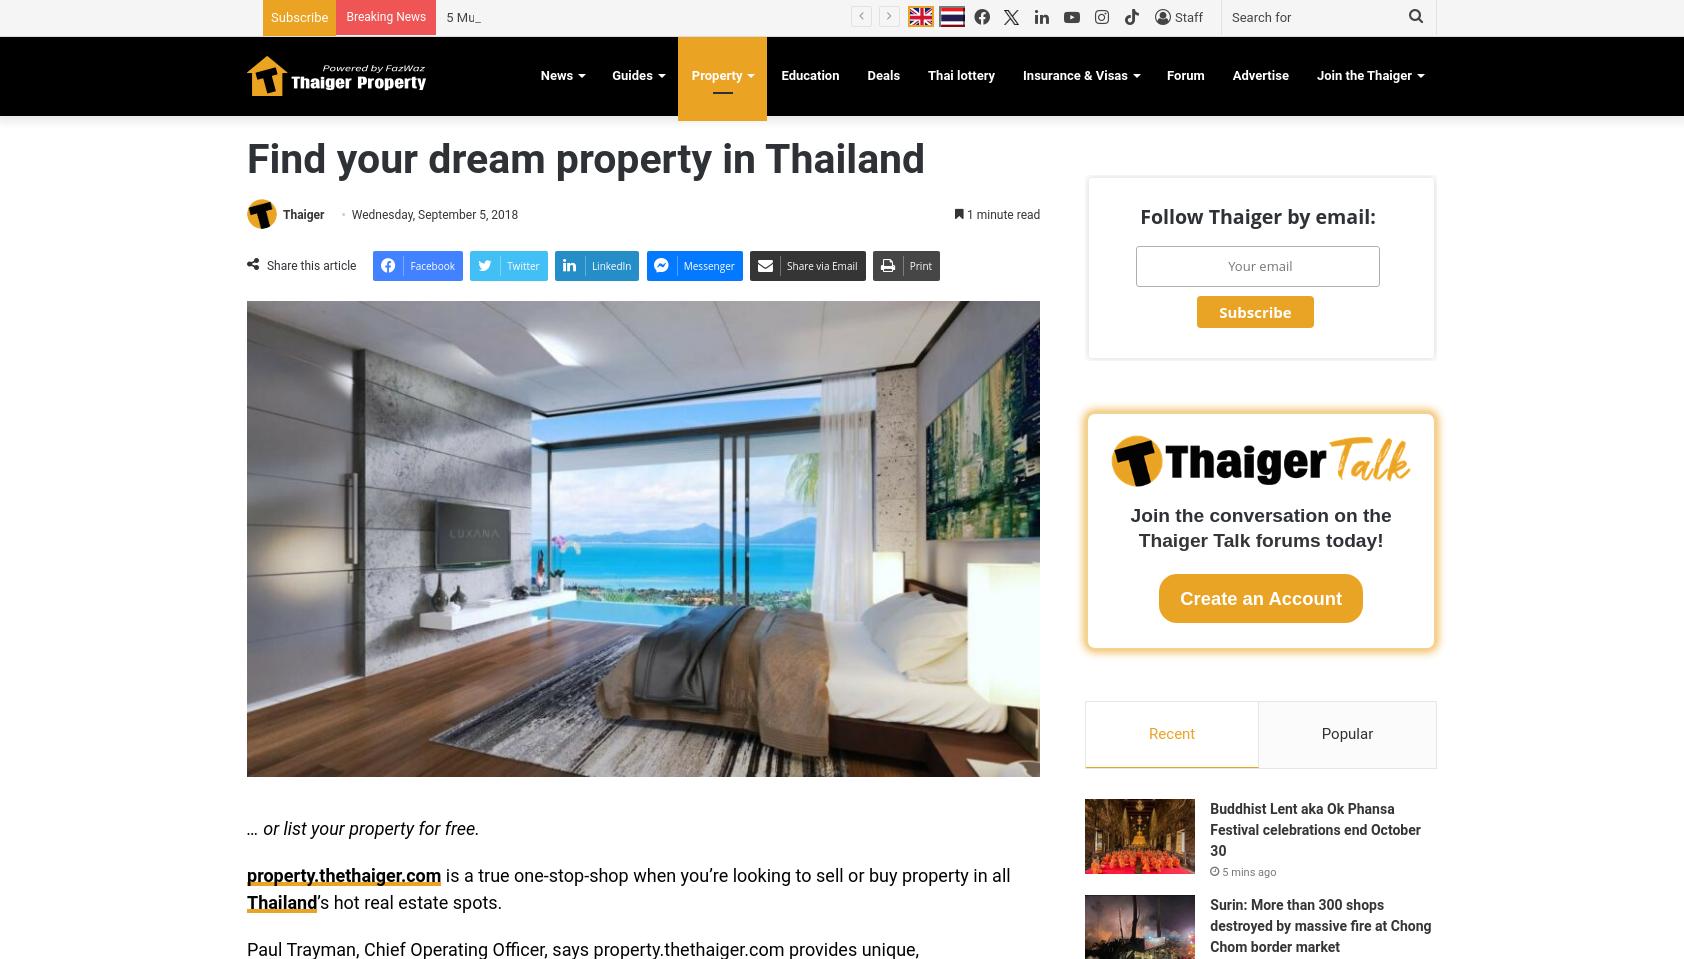 The image size is (1684, 959). I want to click on 'Print', so click(919, 264).